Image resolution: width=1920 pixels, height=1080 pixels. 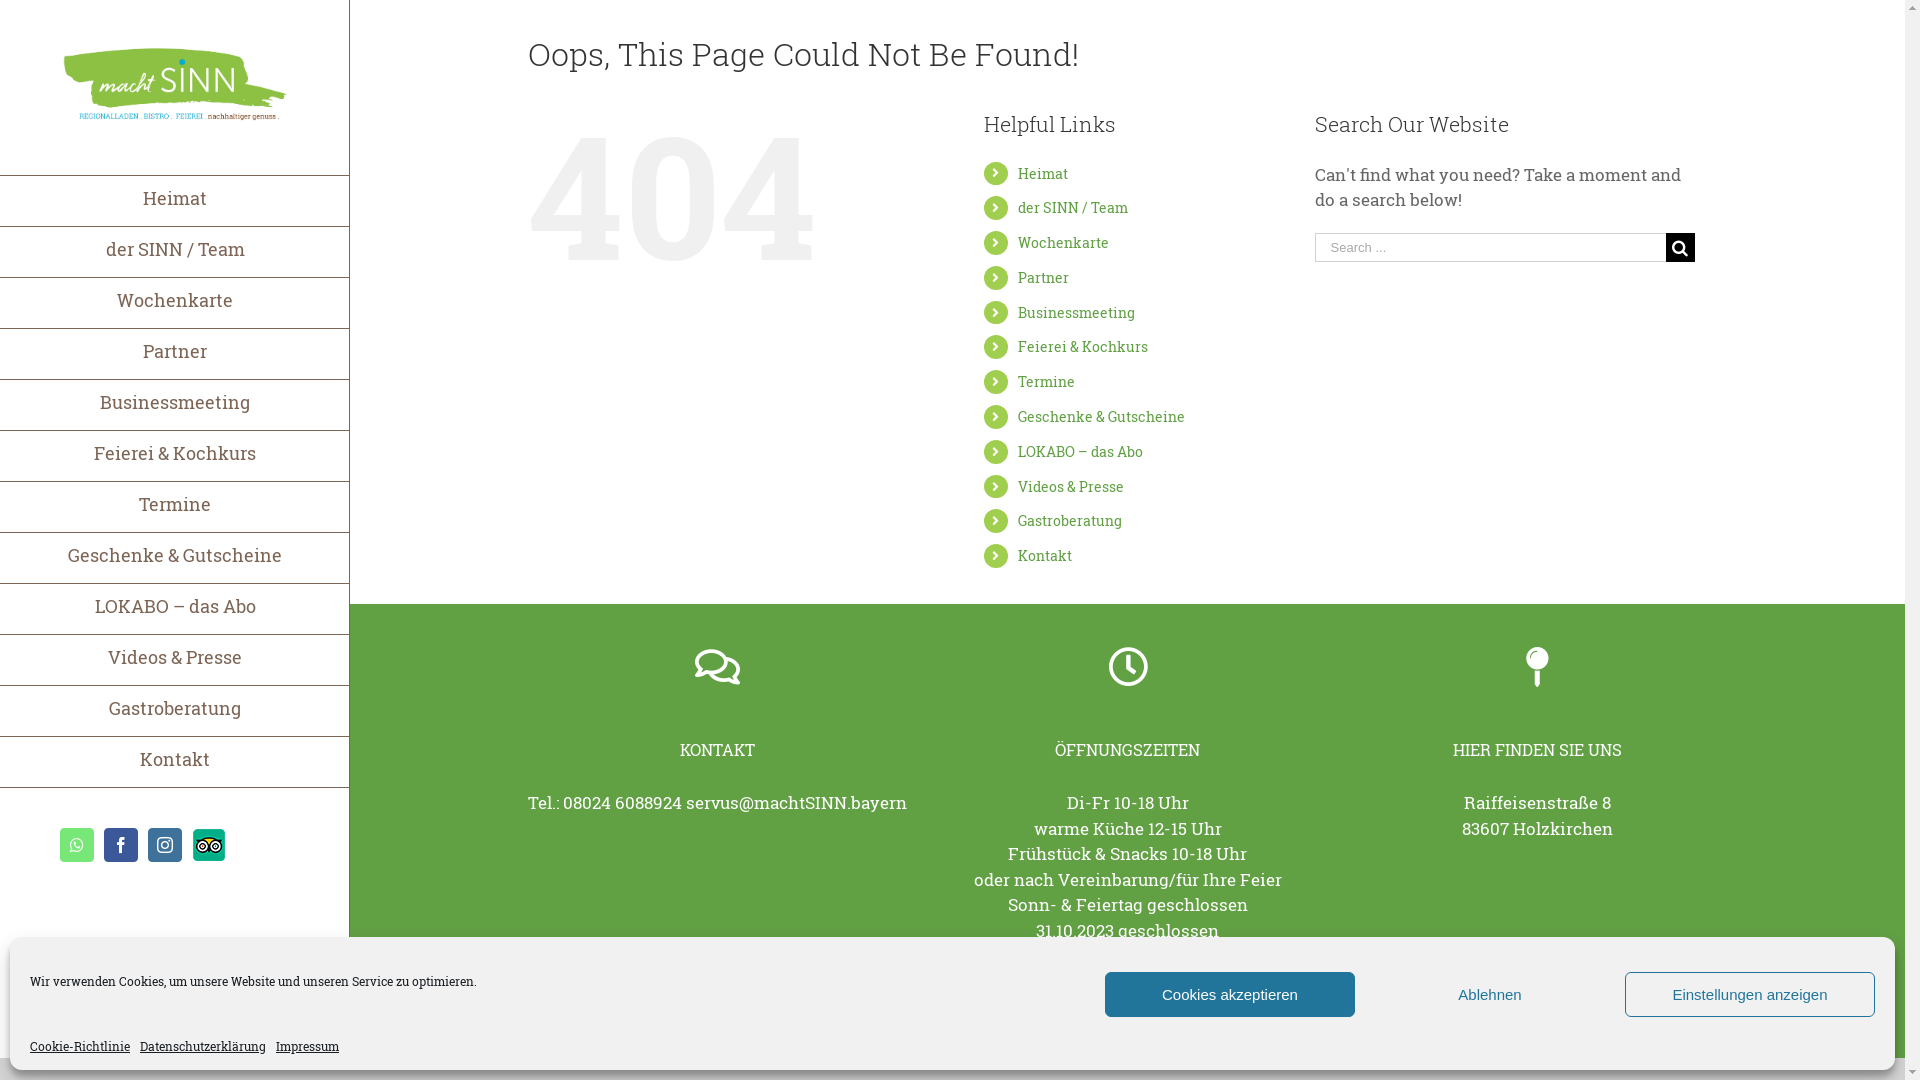 What do you see at coordinates (29, 1044) in the screenshot?
I see `'Cookie-Richtlinie'` at bounding box center [29, 1044].